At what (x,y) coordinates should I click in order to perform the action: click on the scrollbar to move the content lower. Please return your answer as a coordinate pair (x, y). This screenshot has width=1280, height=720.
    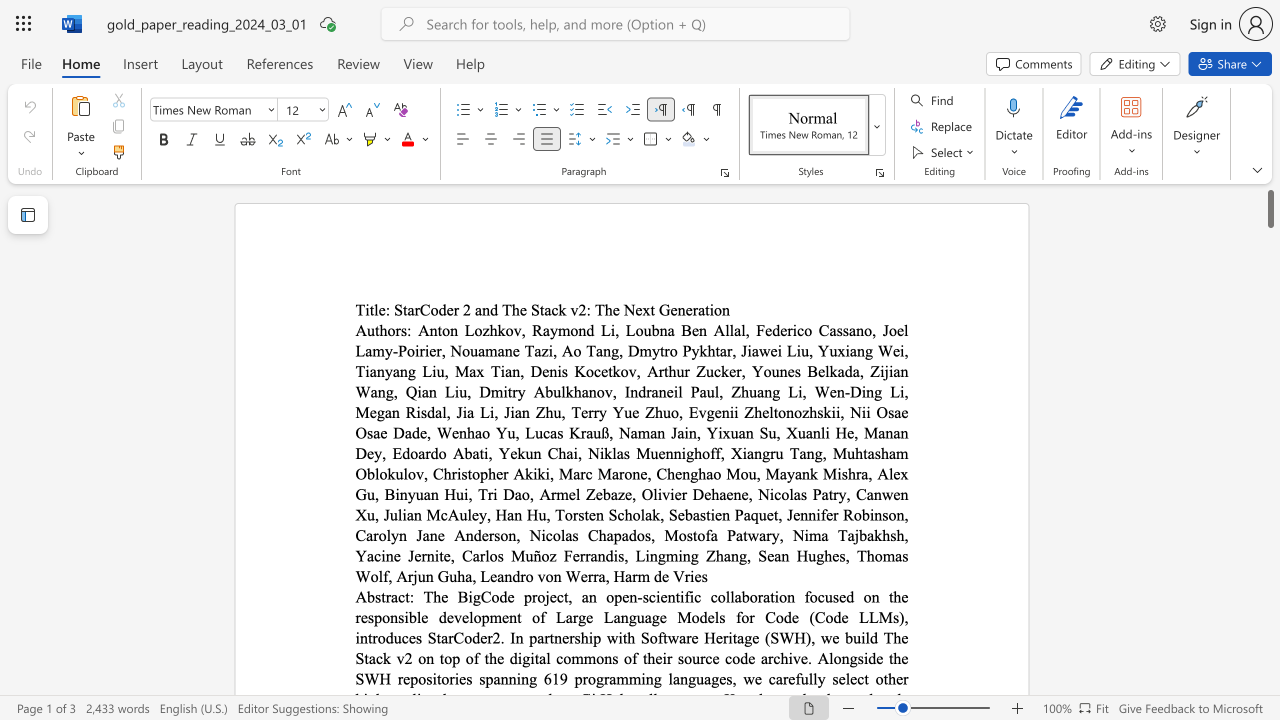
    Looking at the image, I should click on (1269, 290).